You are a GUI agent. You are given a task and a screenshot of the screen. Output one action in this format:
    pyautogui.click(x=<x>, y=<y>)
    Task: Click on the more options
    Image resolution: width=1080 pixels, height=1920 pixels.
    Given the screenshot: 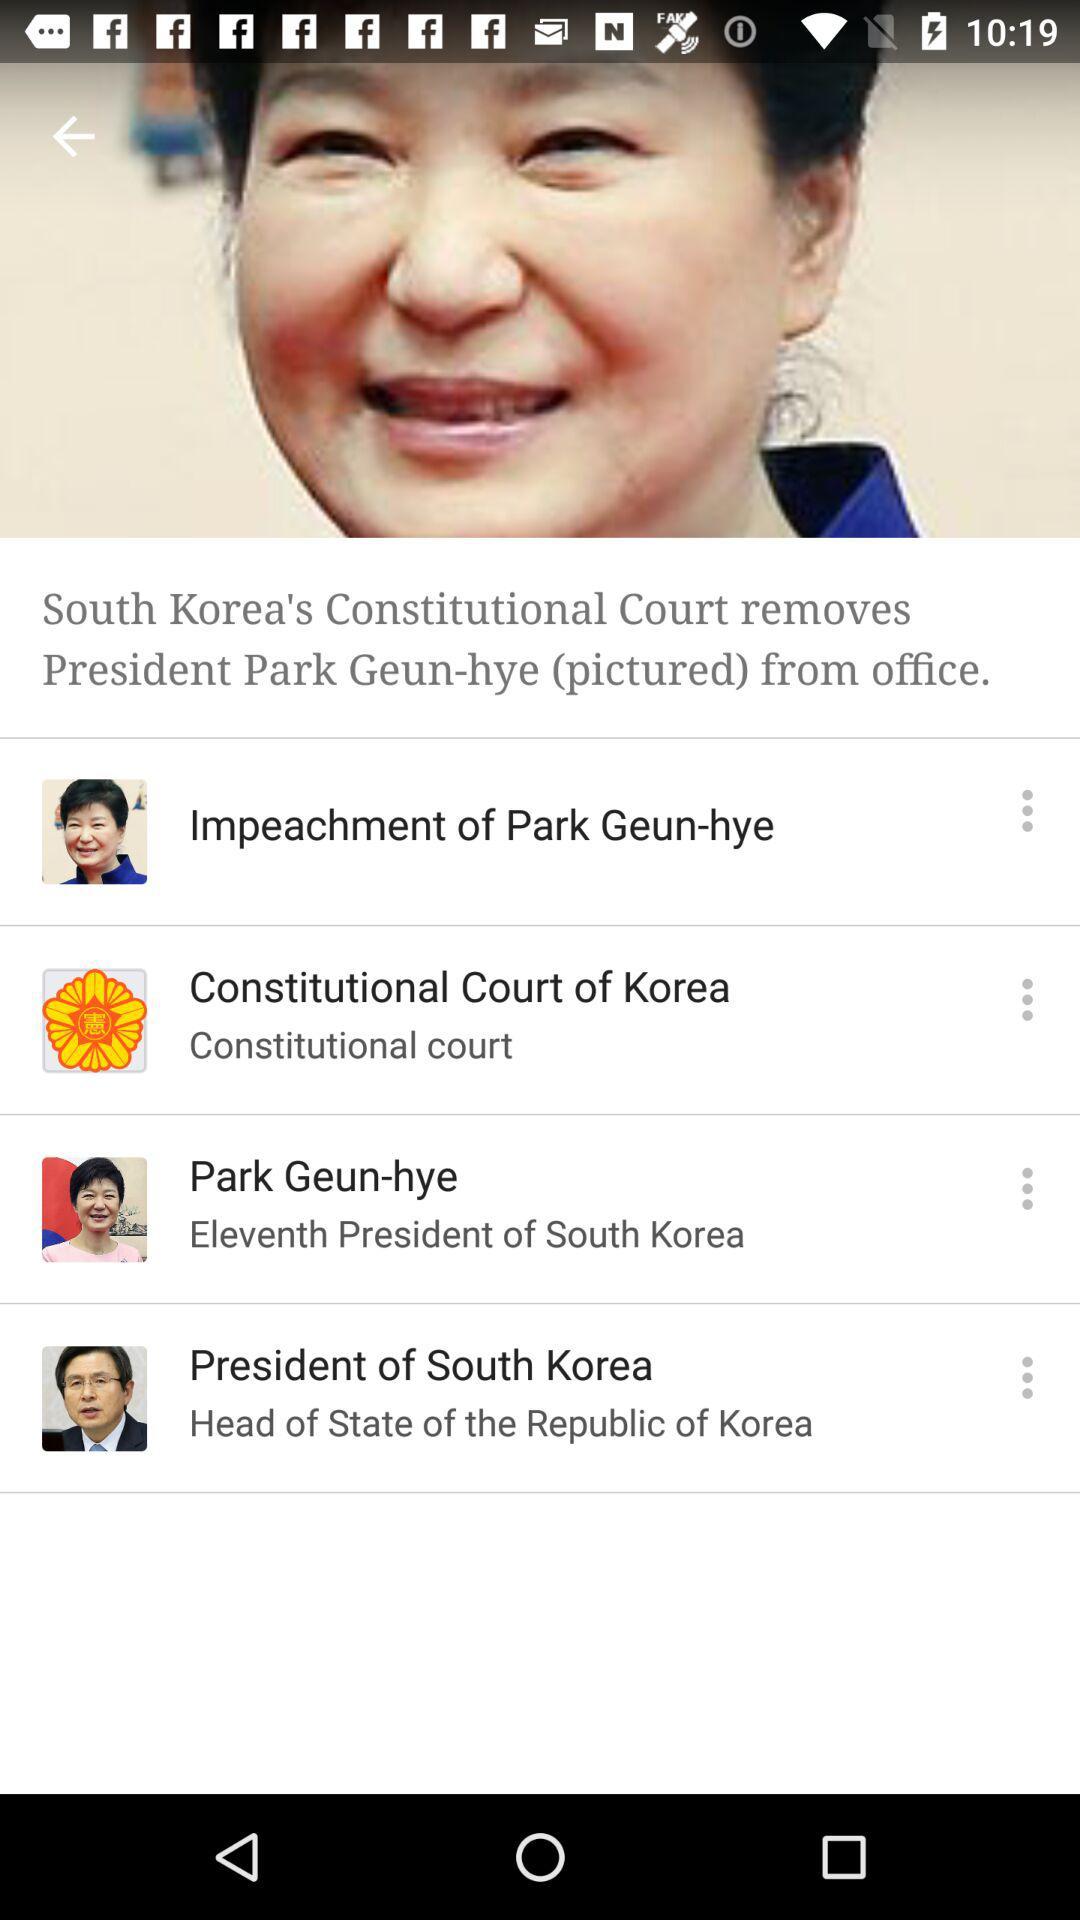 What is the action you would take?
    pyautogui.click(x=1027, y=1188)
    